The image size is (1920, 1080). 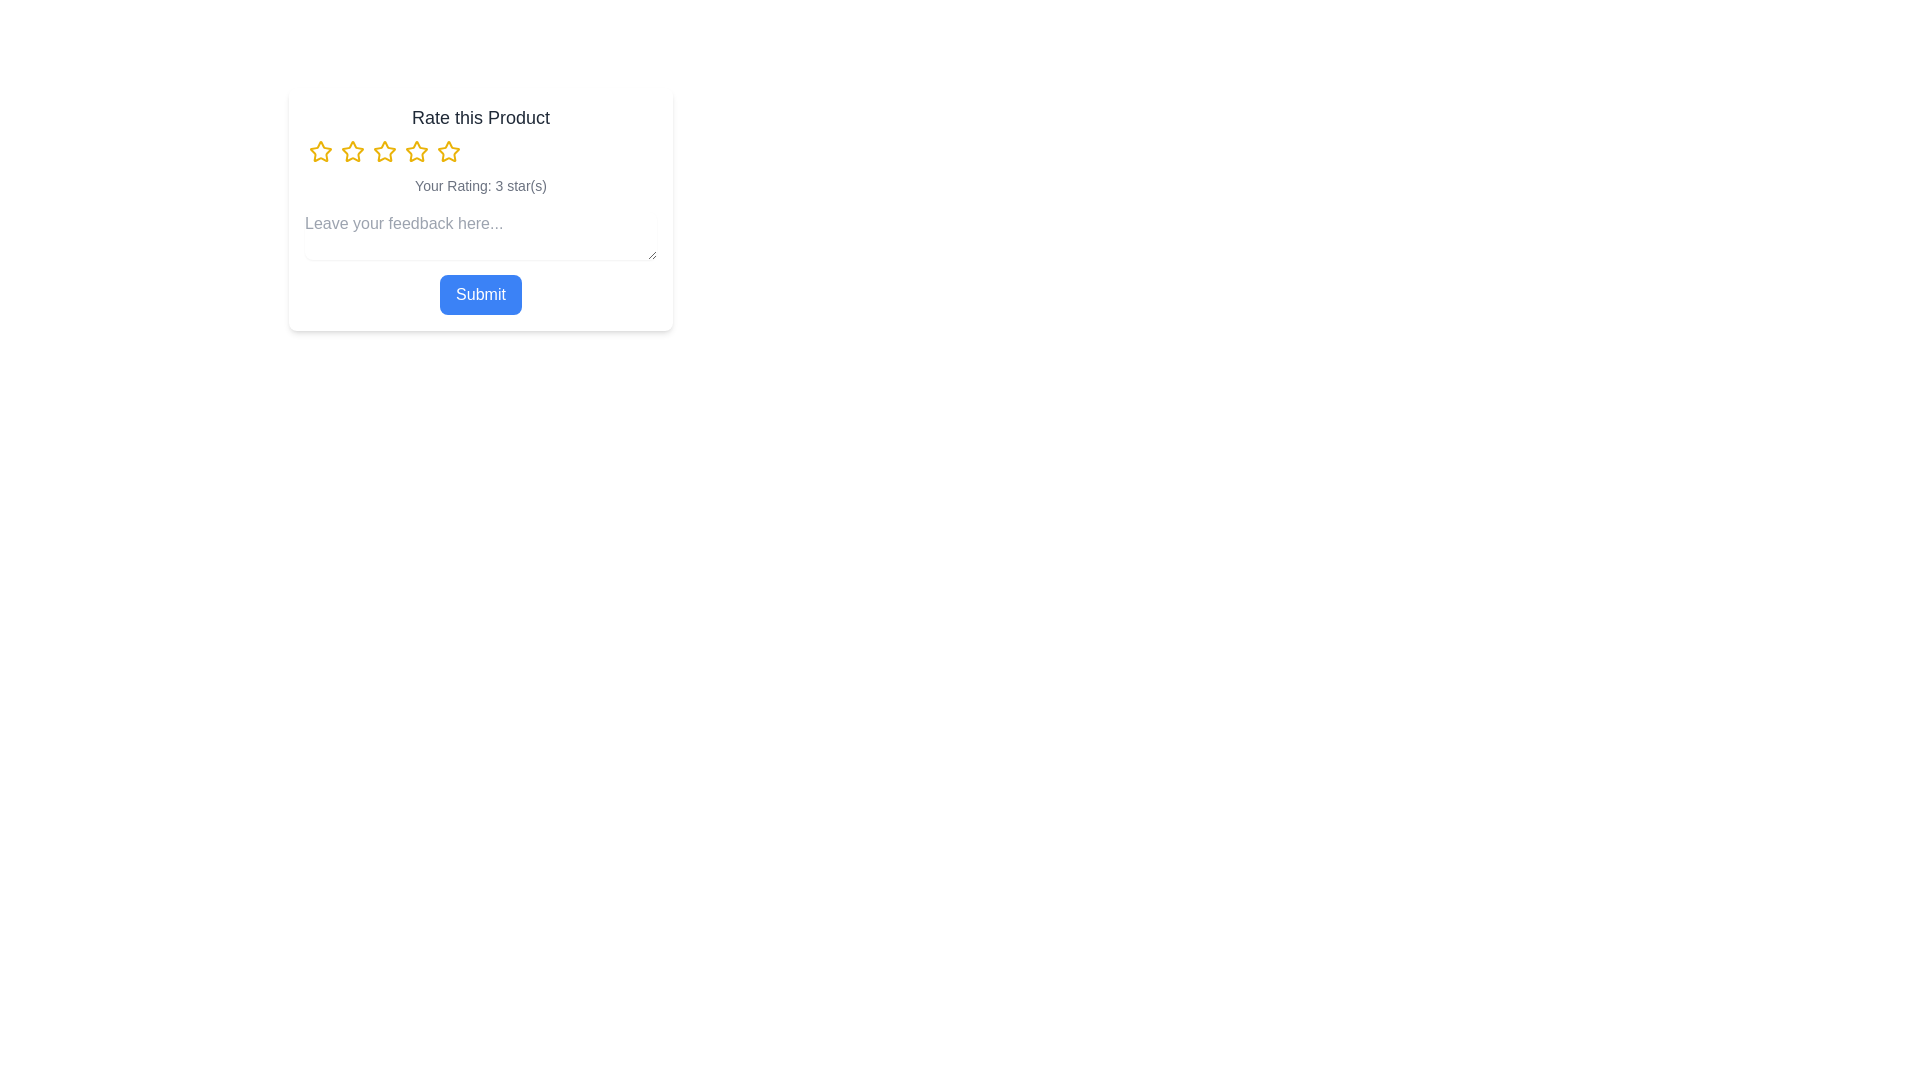 I want to click on the rating by clicking on the 2 star, so click(x=353, y=150).